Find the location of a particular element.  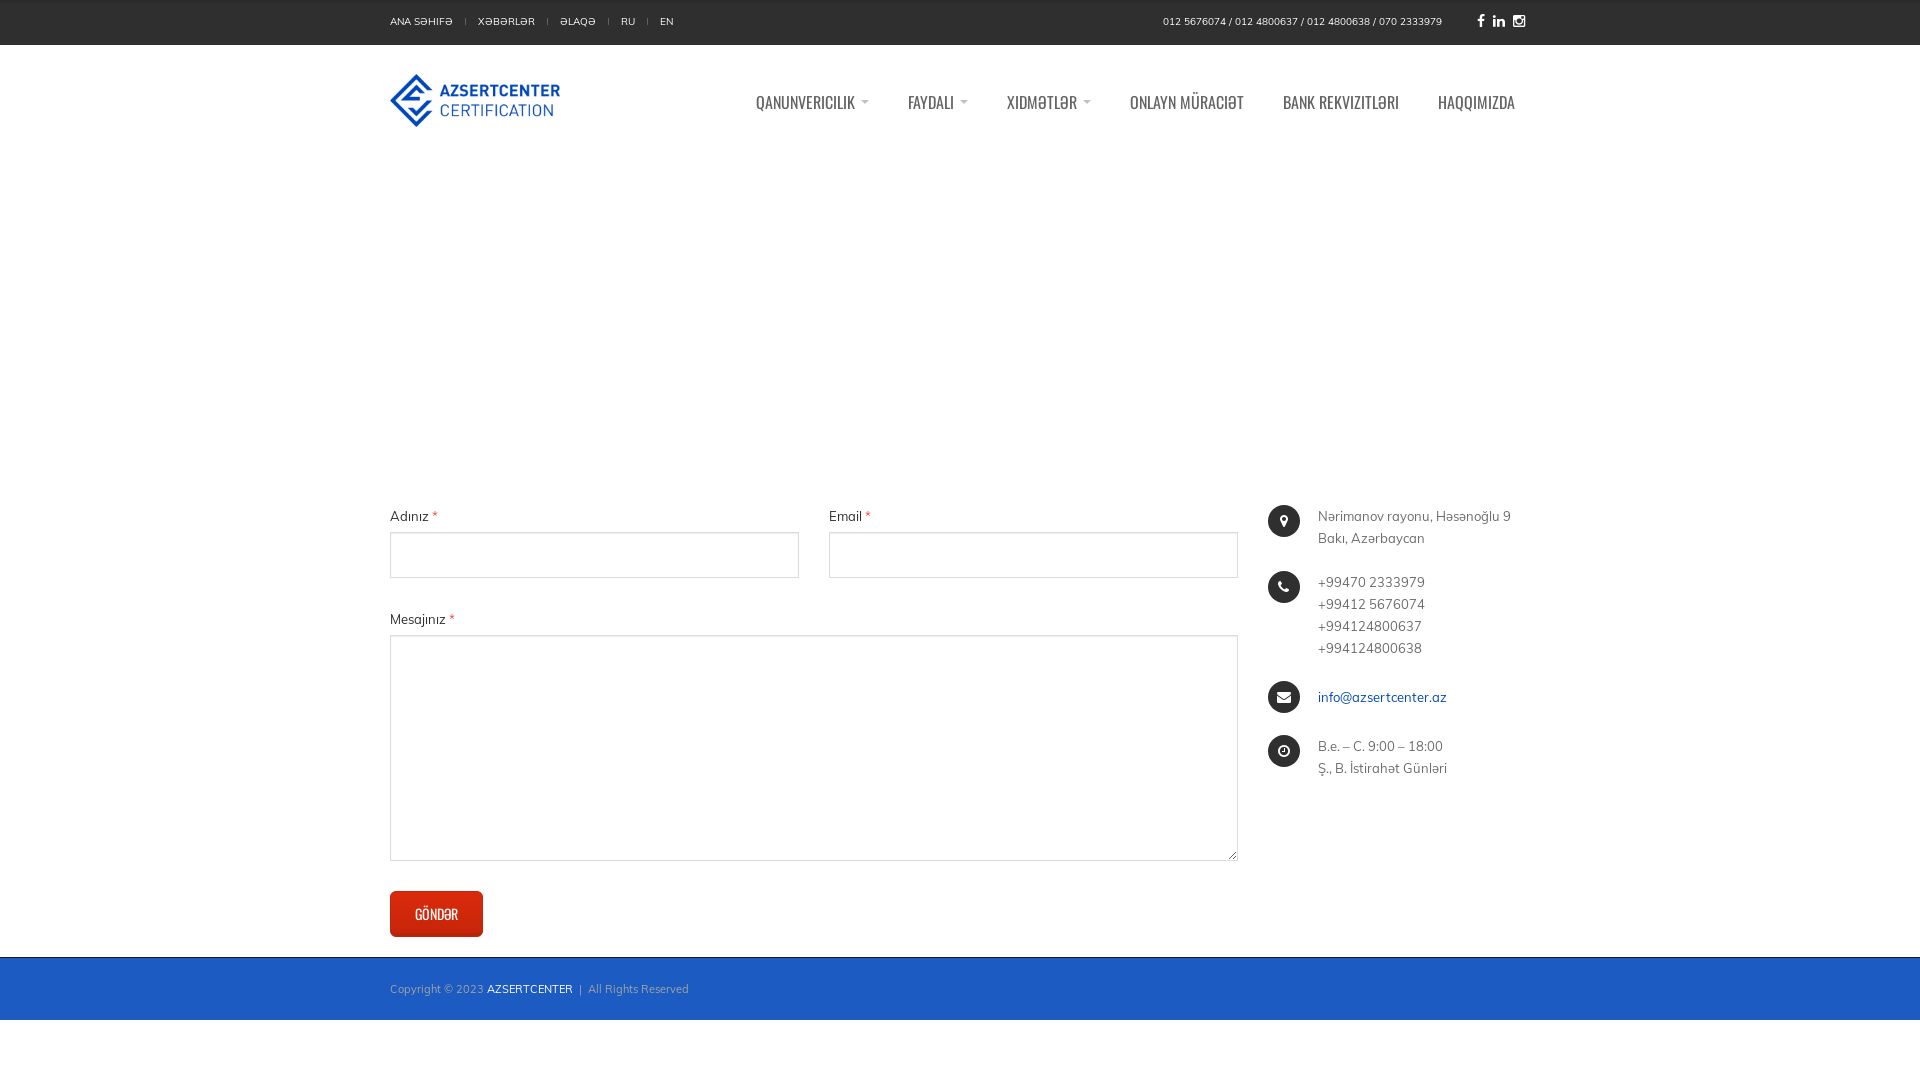

'FAYDALI' is located at coordinates (936, 101).